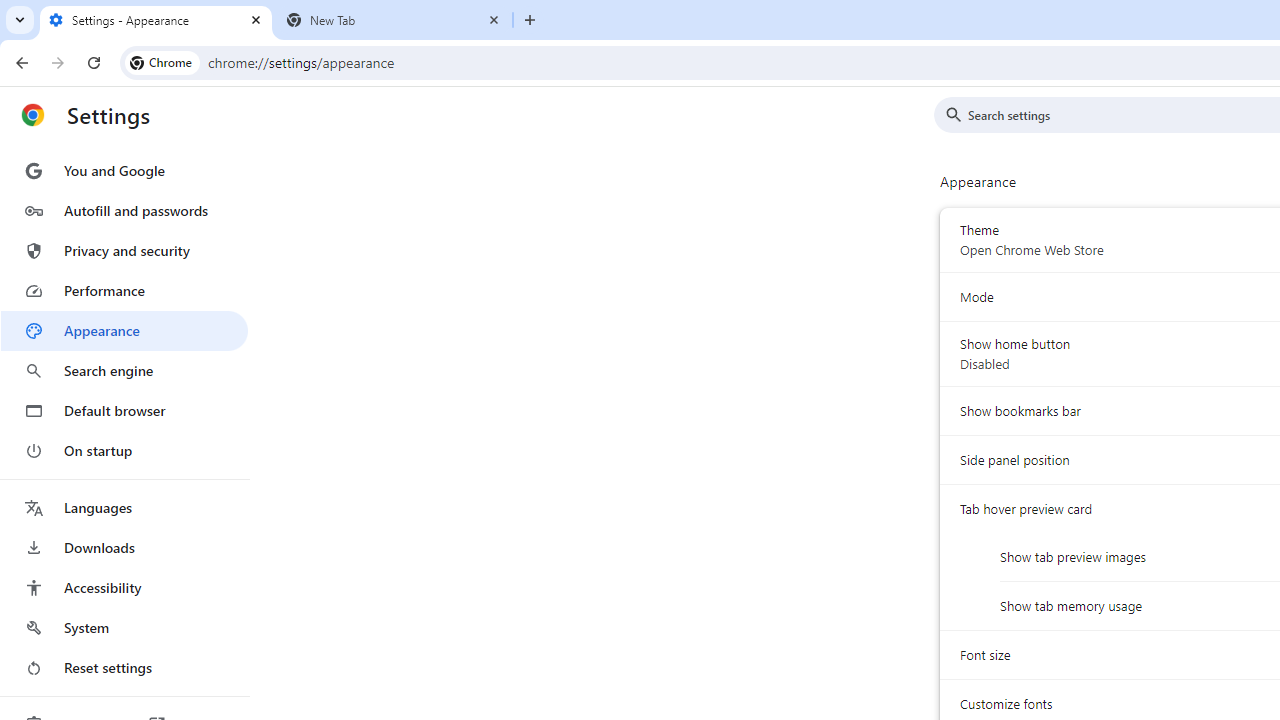 The height and width of the screenshot is (720, 1280). Describe the element at coordinates (123, 290) in the screenshot. I see `'Performance'` at that location.